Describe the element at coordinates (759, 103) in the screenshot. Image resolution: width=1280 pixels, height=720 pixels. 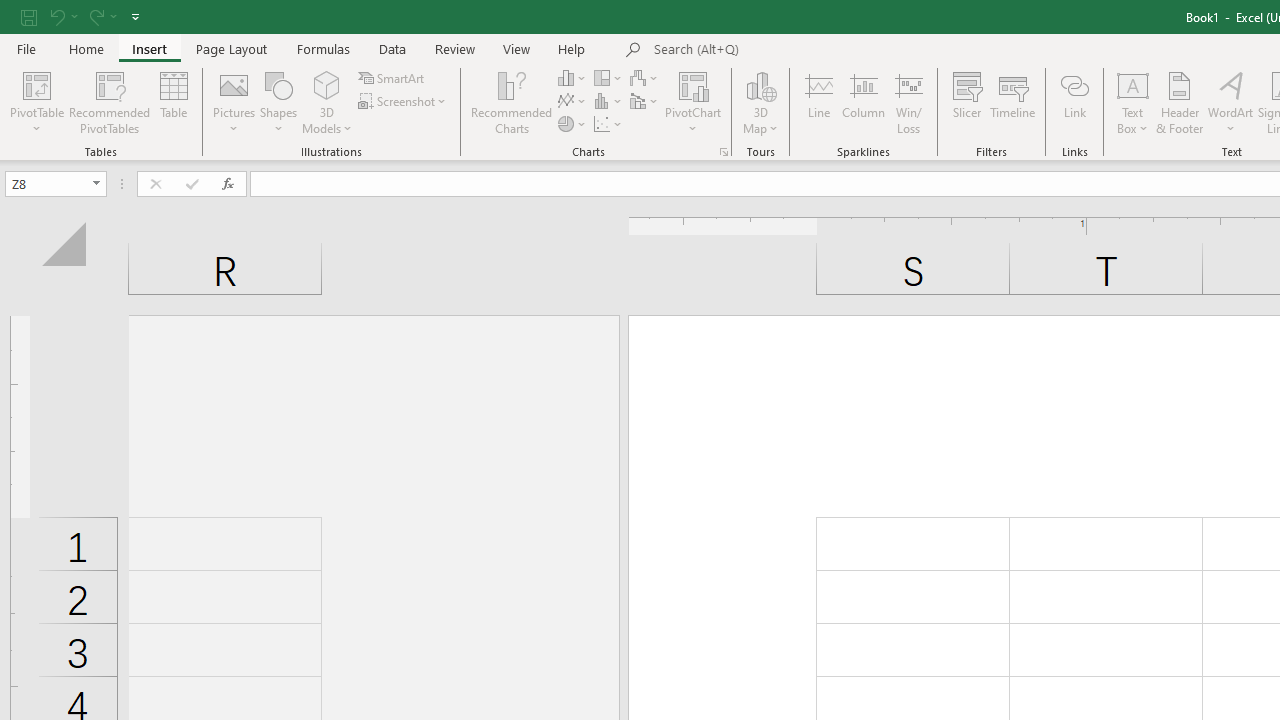
I see `'3D Map'` at that location.